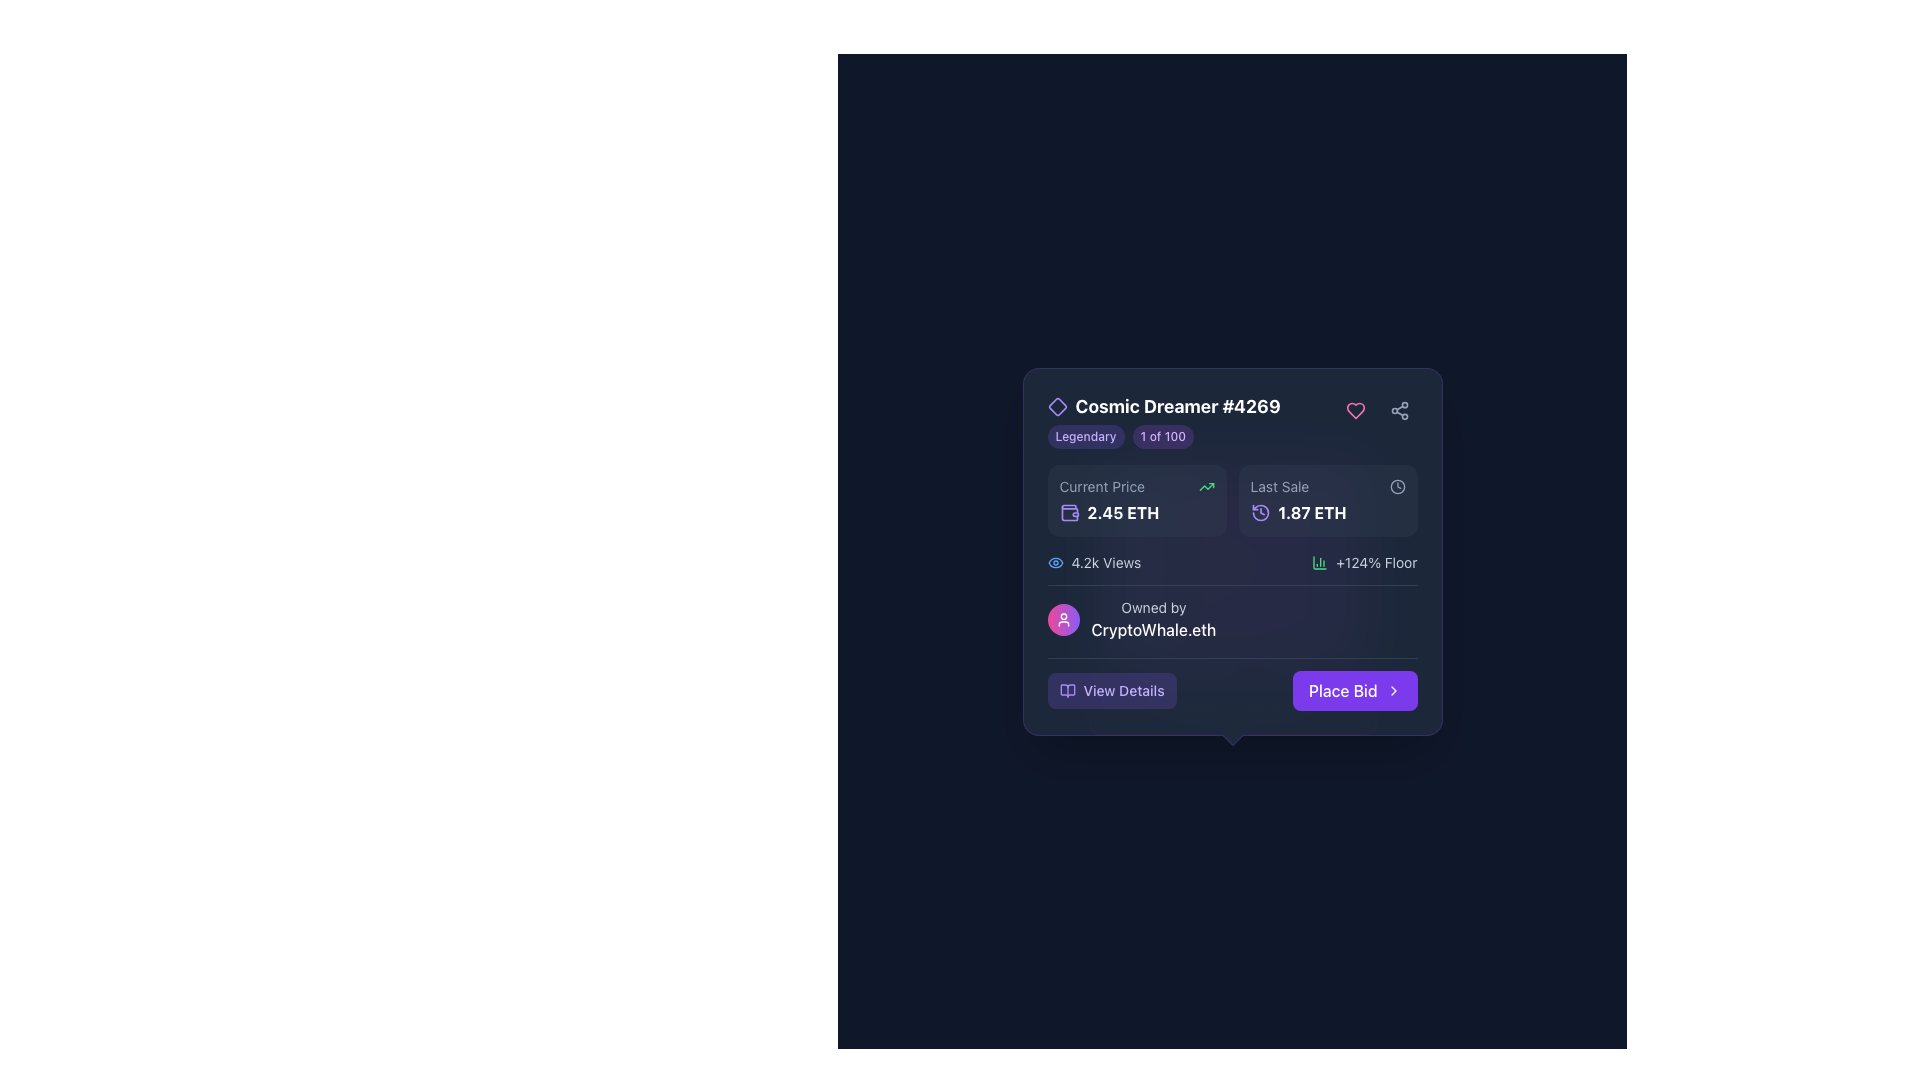 The image size is (1920, 1080). I want to click on the owner information associated with the text label 'CryptoWhale.eth' displayed in white bold font, located, so click(1153, 628).